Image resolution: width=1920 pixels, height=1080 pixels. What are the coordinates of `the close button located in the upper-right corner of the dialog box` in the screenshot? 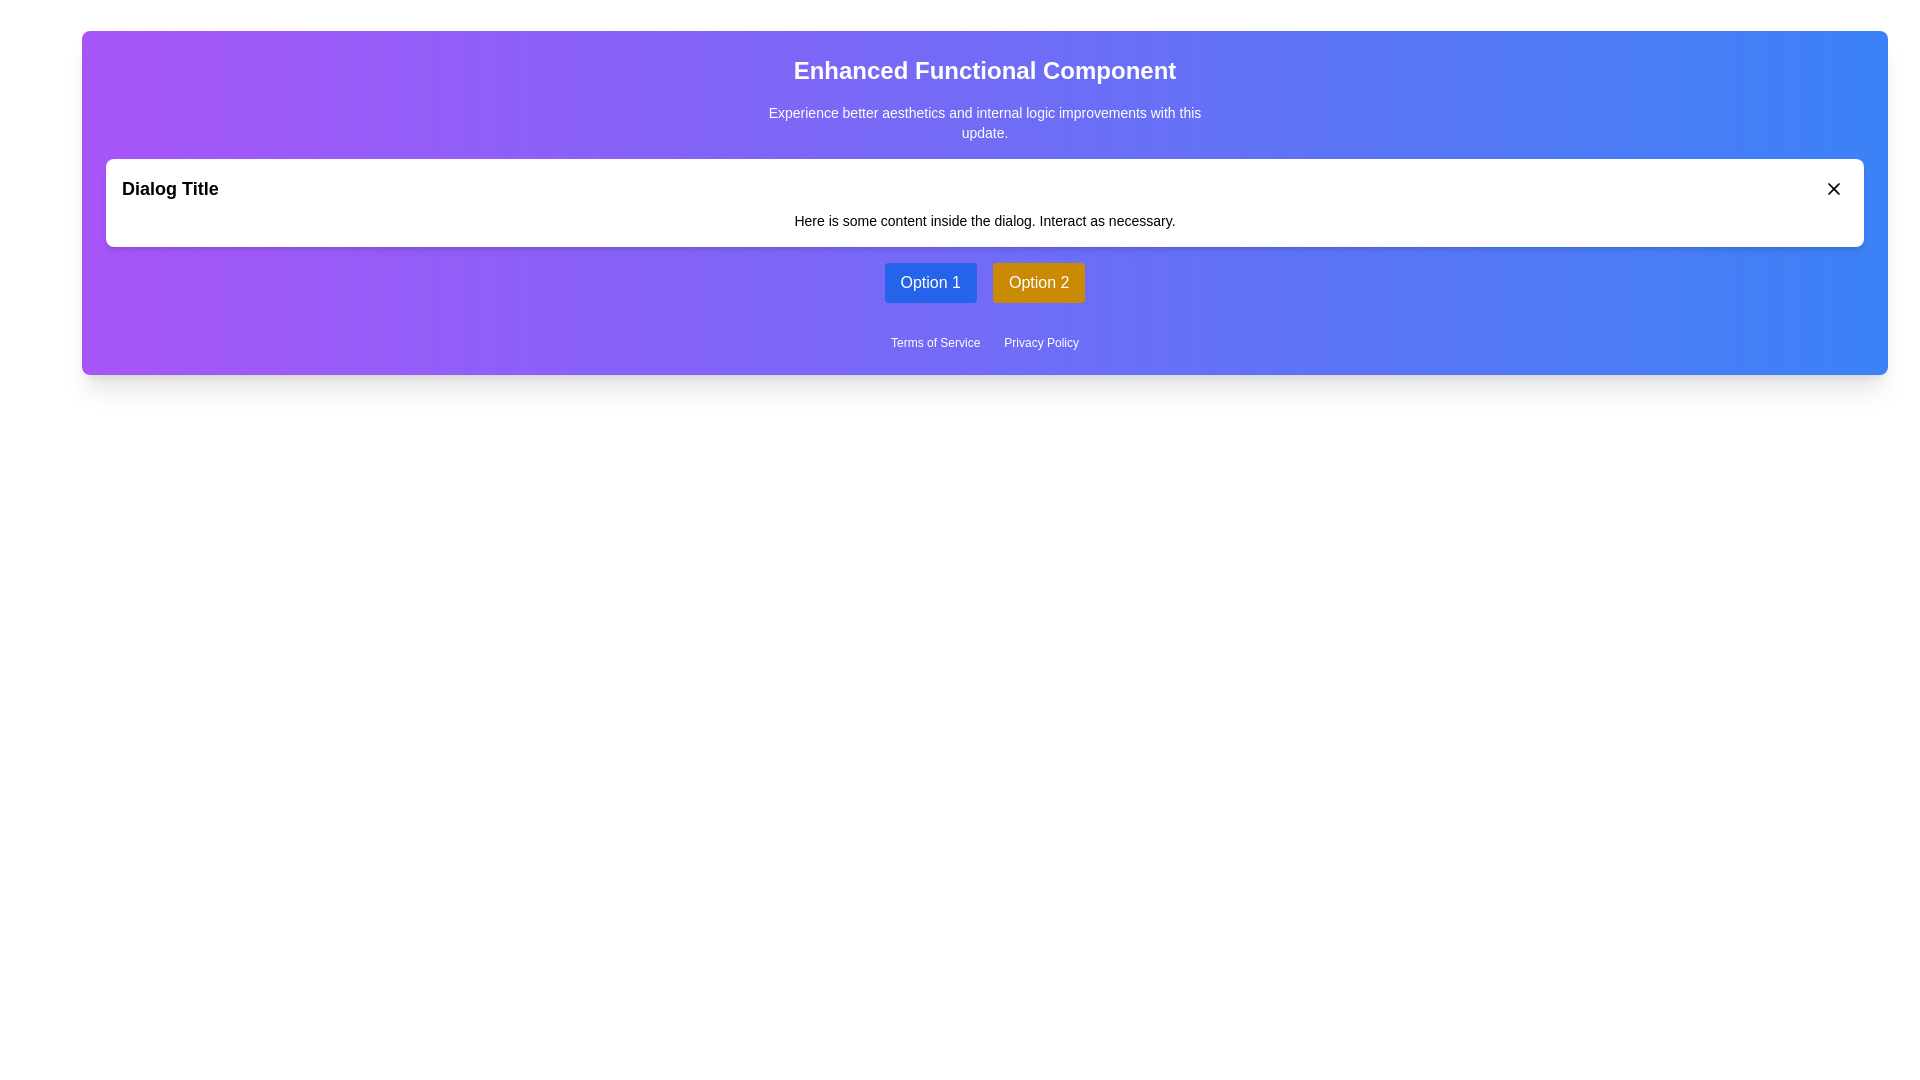 It's located at (1833, 189).